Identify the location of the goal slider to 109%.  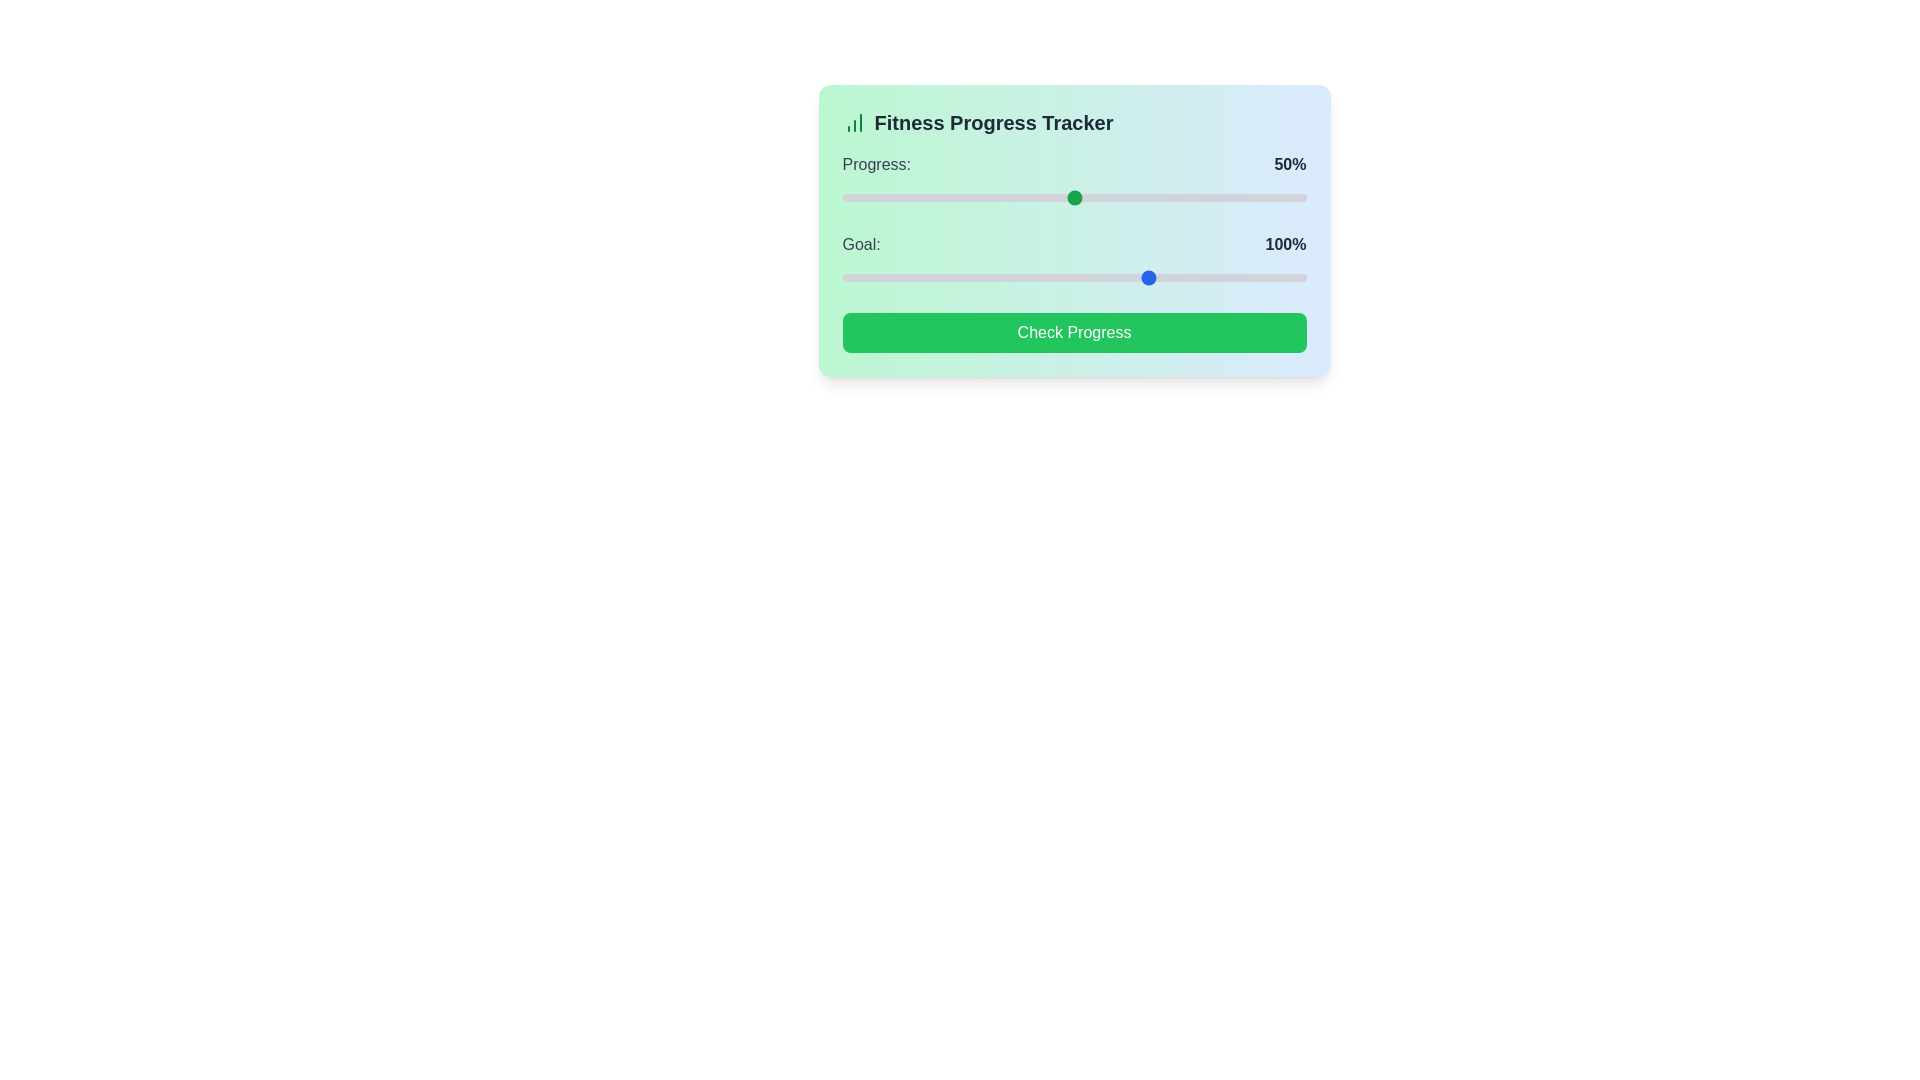
(1115, 277).